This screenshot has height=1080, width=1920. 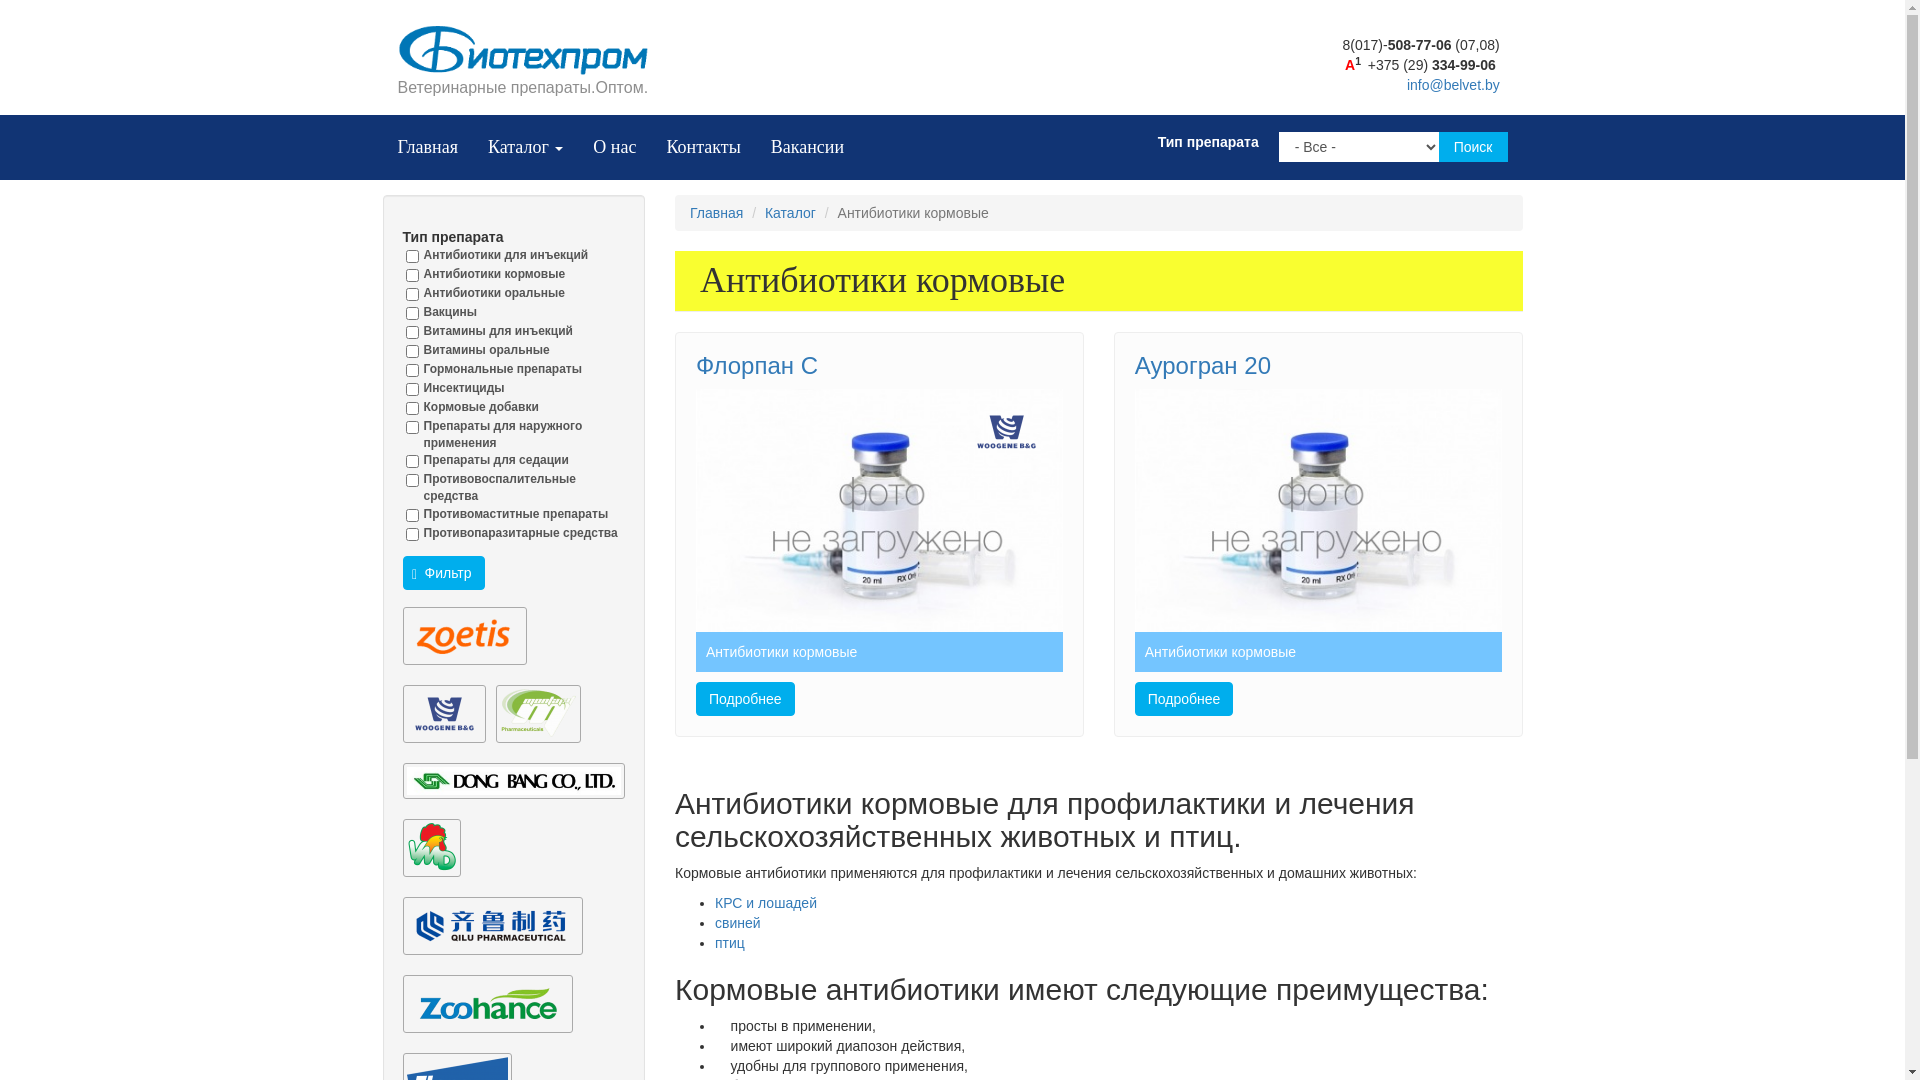 I want to click on 'Montajat', so click(x=538, y=712).